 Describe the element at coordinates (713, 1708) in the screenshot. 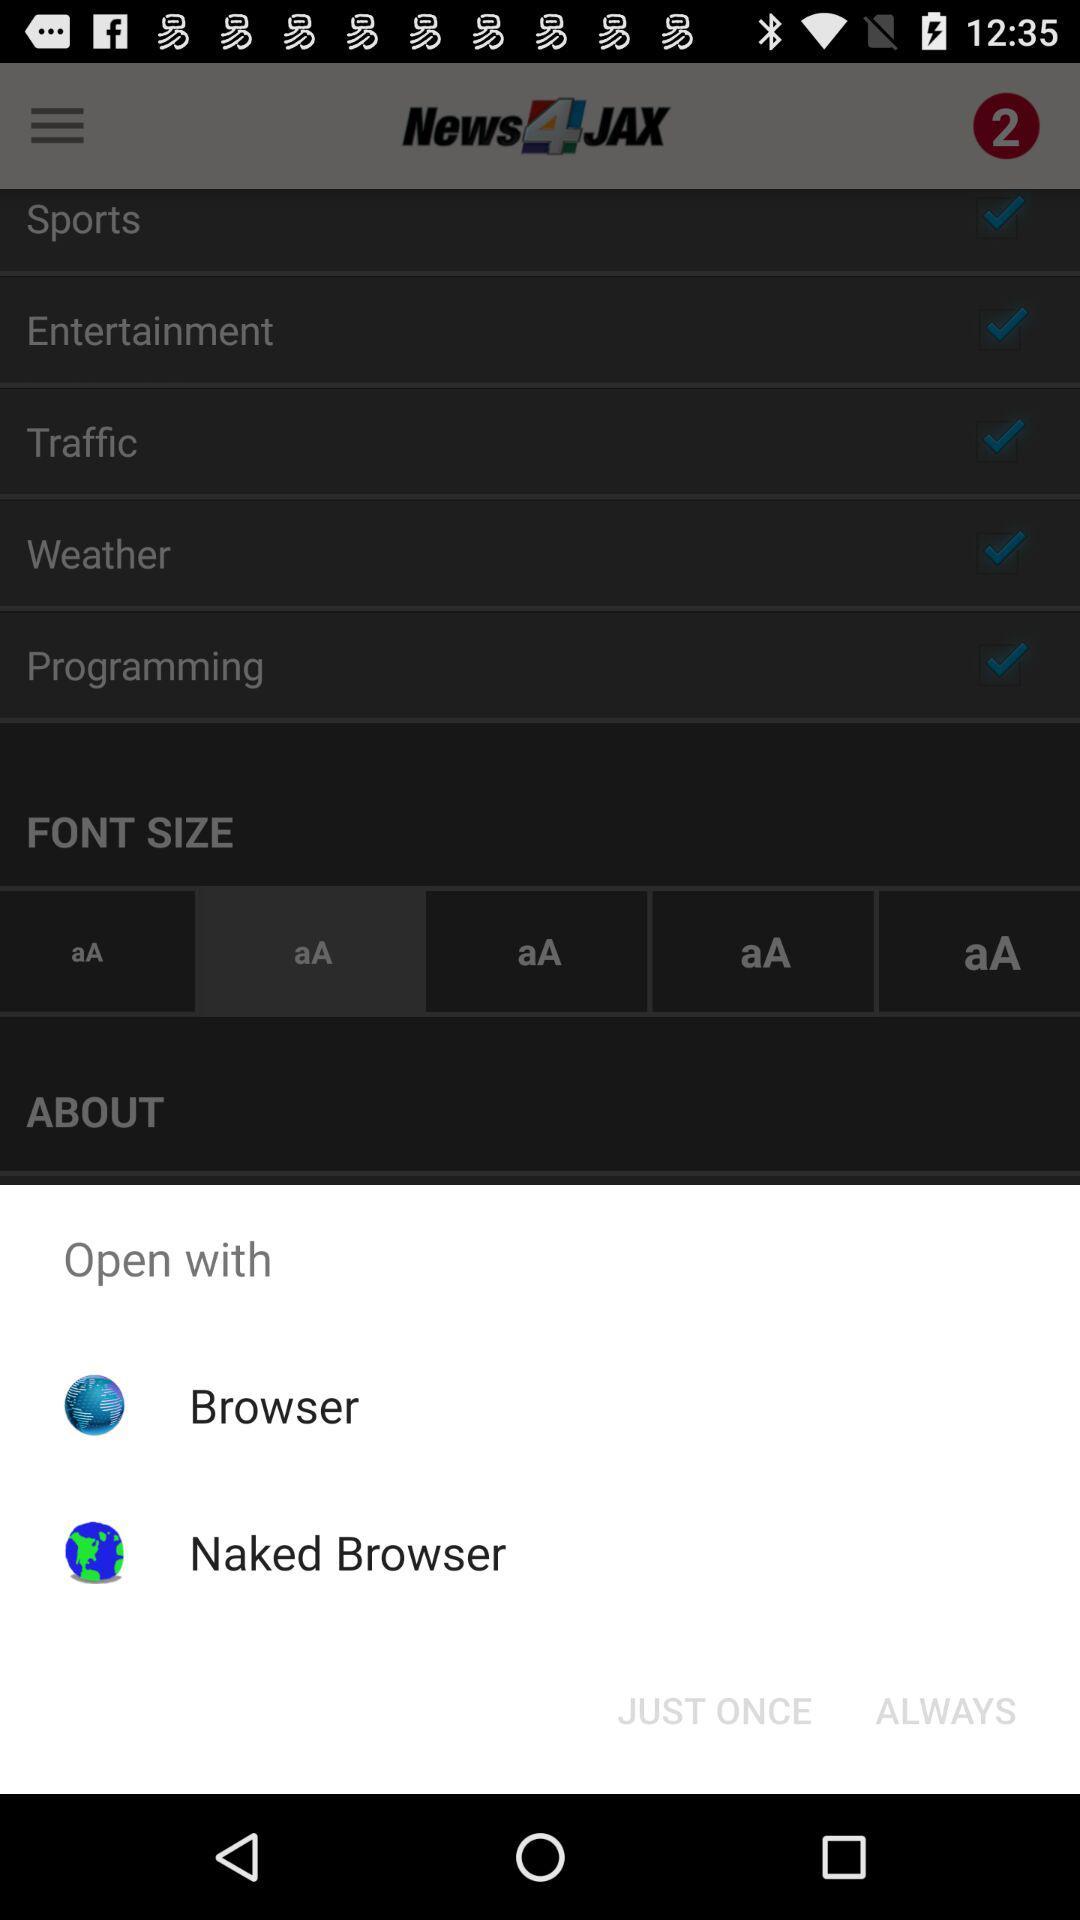

I see `item to the left of always` at that location.